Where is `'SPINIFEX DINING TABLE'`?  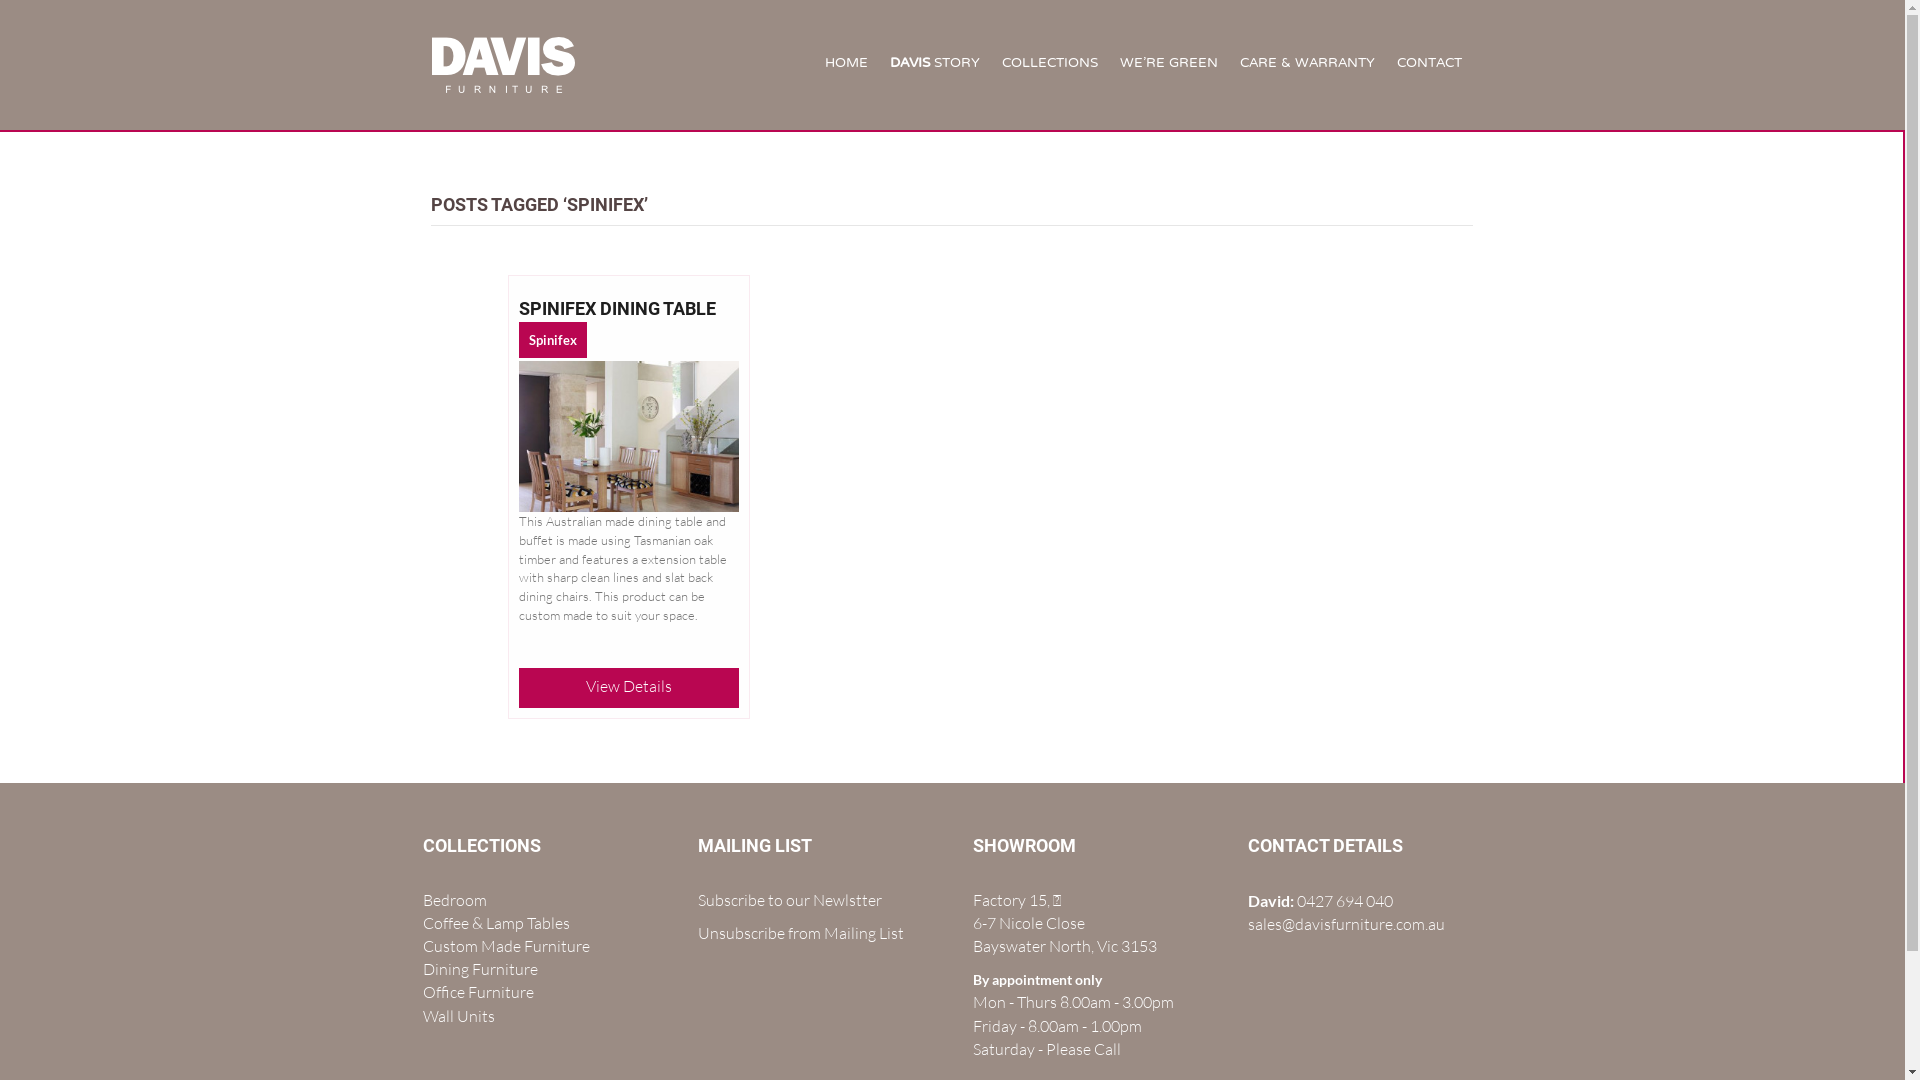
'SPINIFEX DINING TABLE' is located at coordinates (616, 308).